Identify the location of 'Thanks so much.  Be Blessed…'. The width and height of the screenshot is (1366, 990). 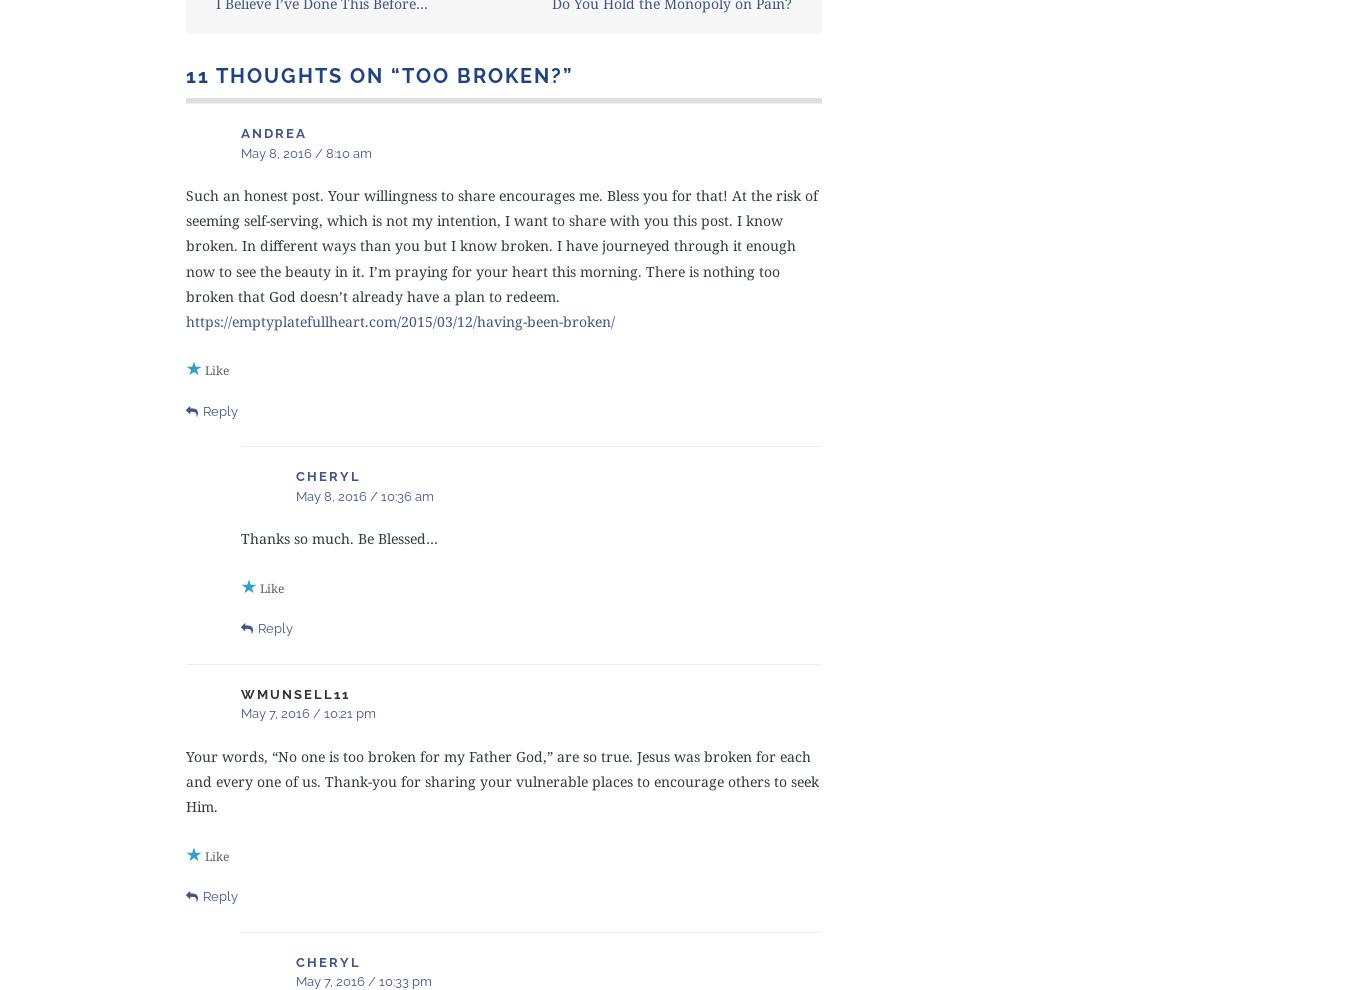
(339, 537).